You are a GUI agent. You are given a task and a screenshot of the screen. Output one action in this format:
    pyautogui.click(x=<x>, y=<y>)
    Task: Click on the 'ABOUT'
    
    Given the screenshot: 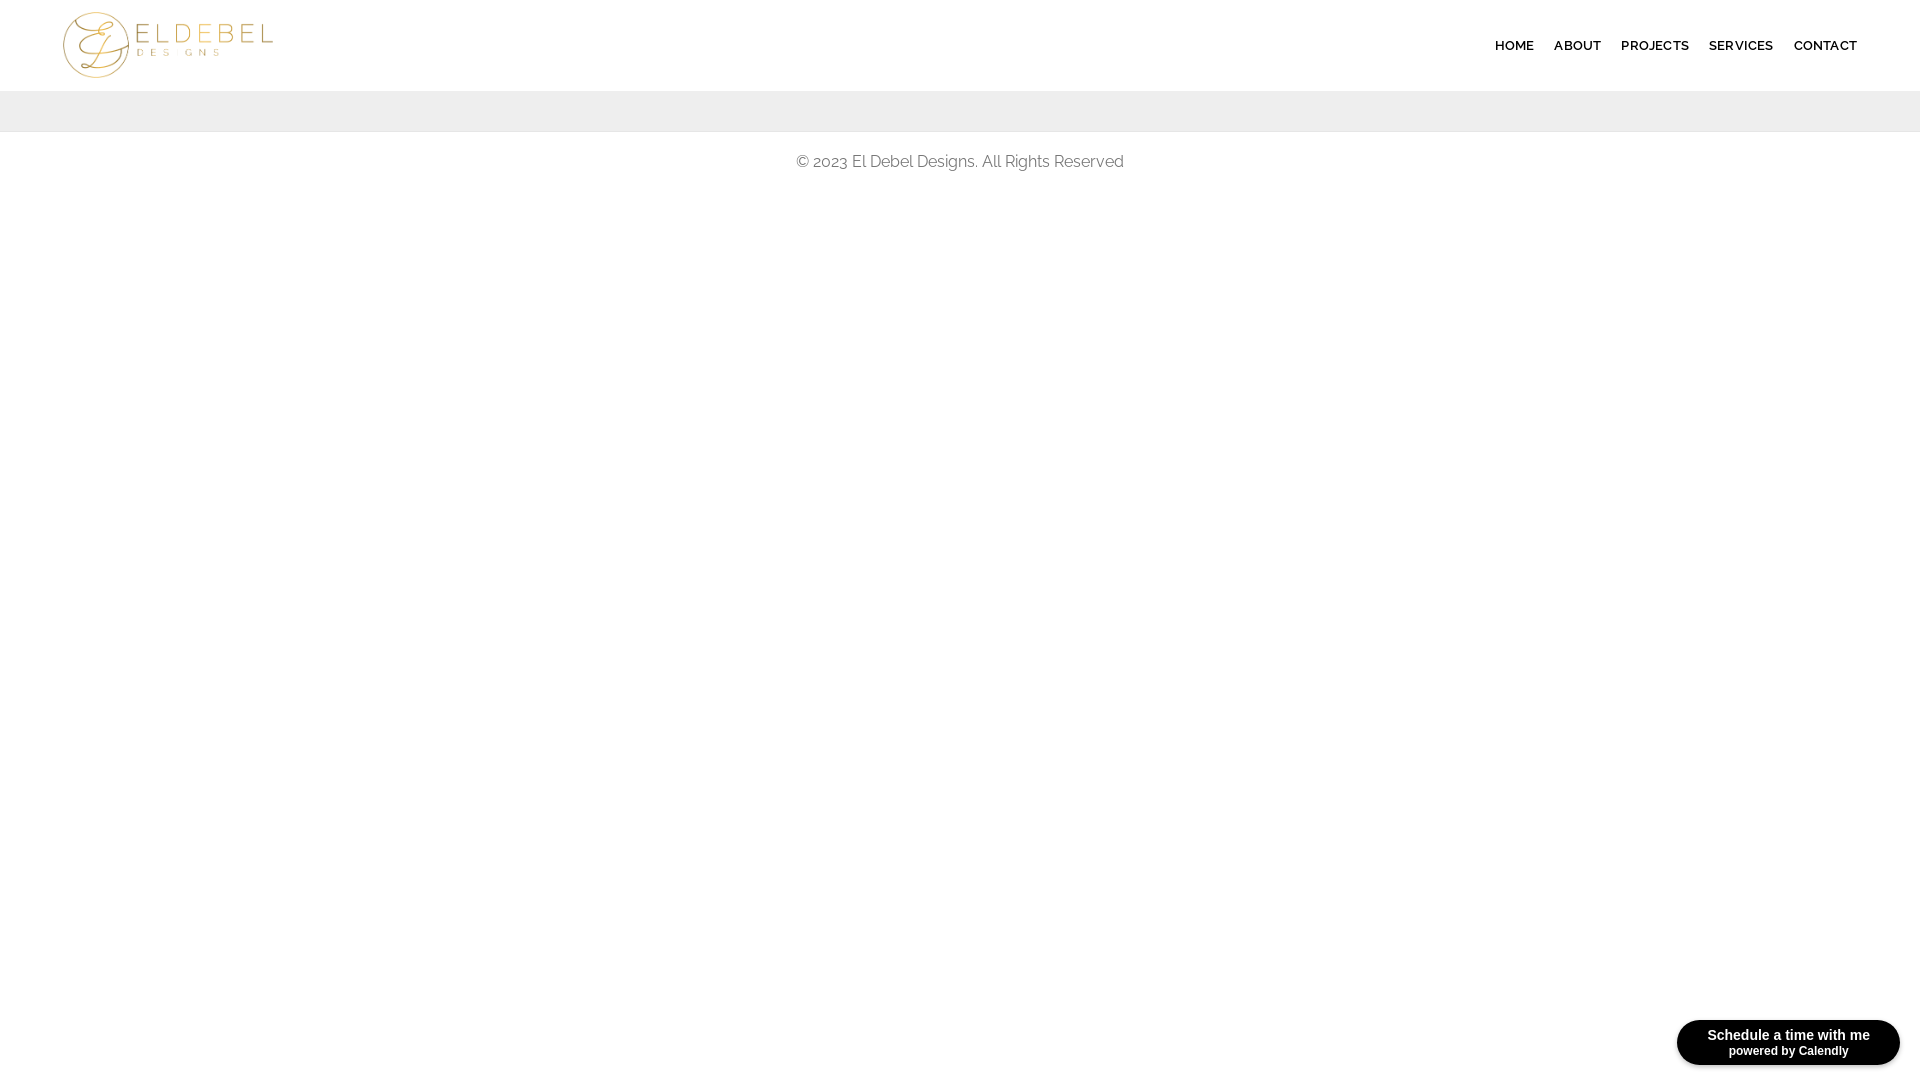 What is the action you would take?
    pyautogui.click(x=1576, y=45)
    